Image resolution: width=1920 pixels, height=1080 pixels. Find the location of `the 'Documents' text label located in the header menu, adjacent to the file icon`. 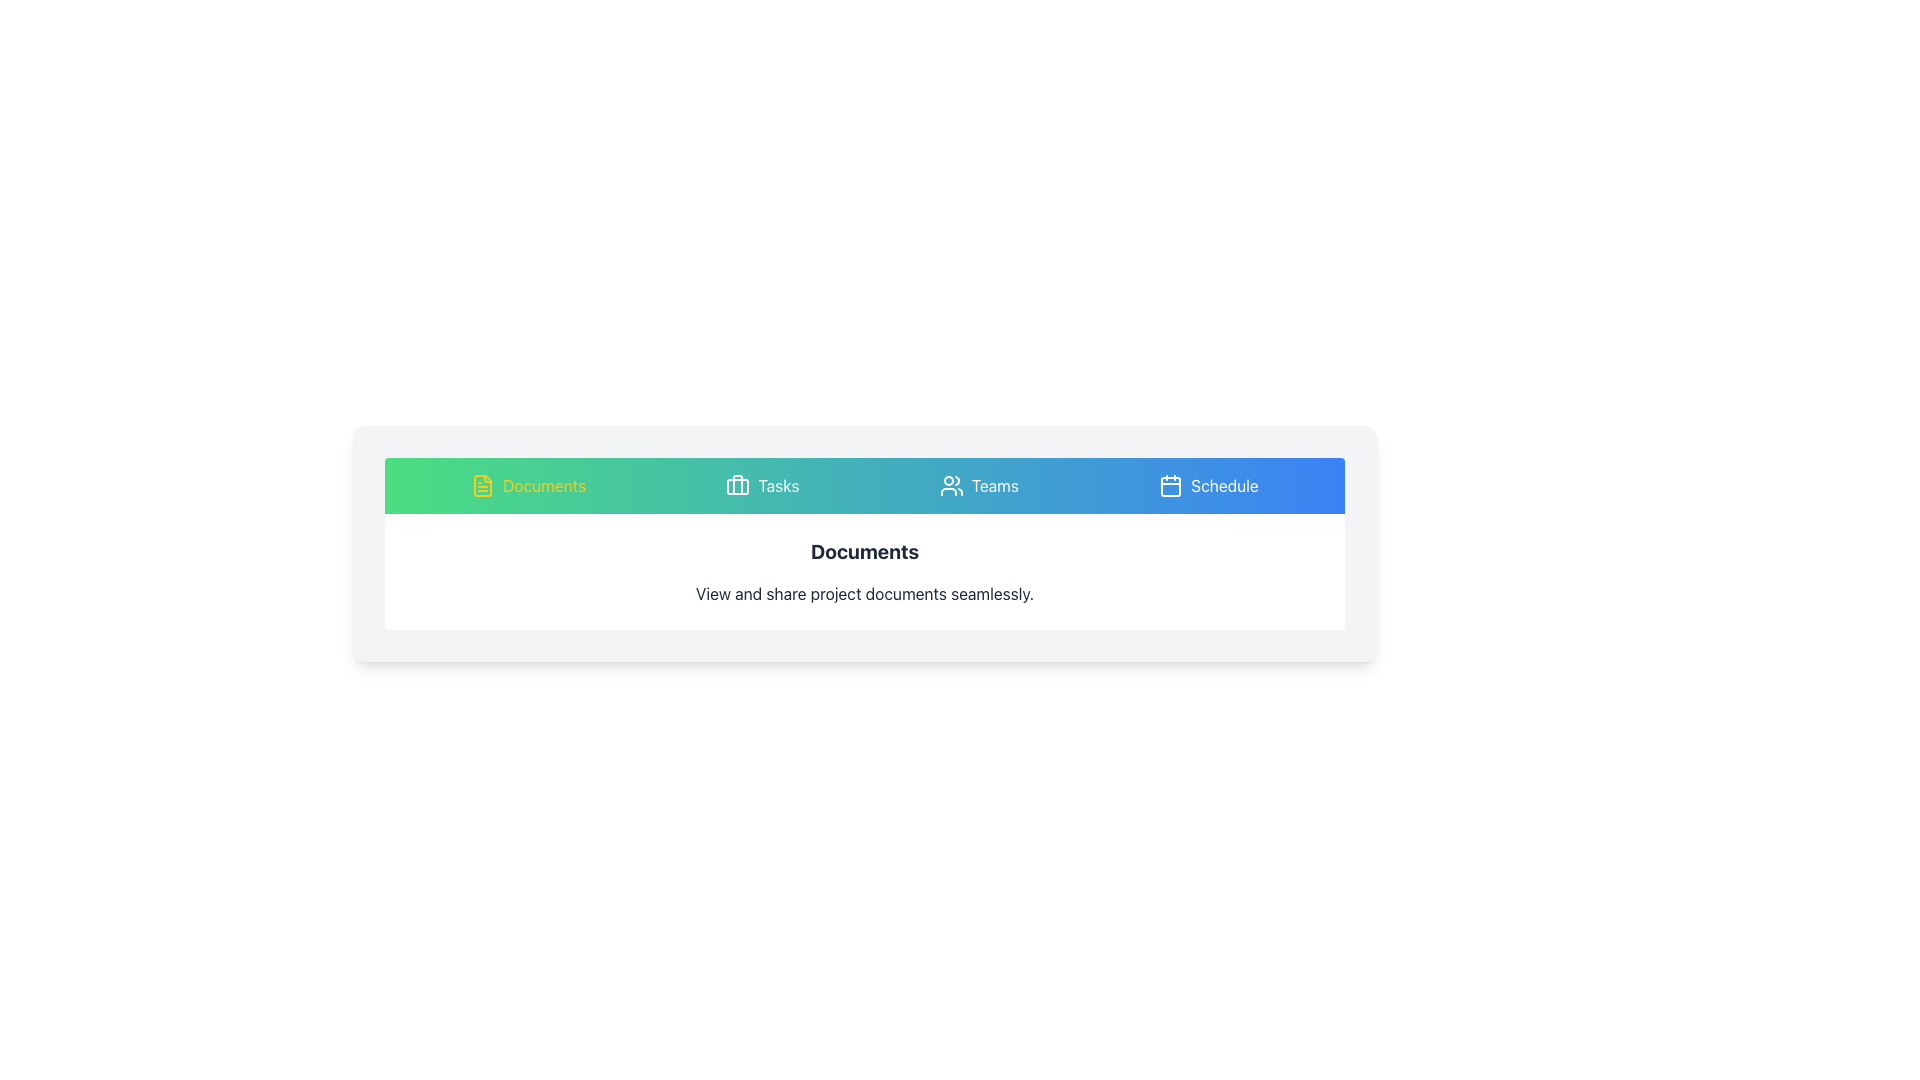

the 'Documents' text label located in the header menu, adjacent to the file icon is located at coordinates (544, 486).